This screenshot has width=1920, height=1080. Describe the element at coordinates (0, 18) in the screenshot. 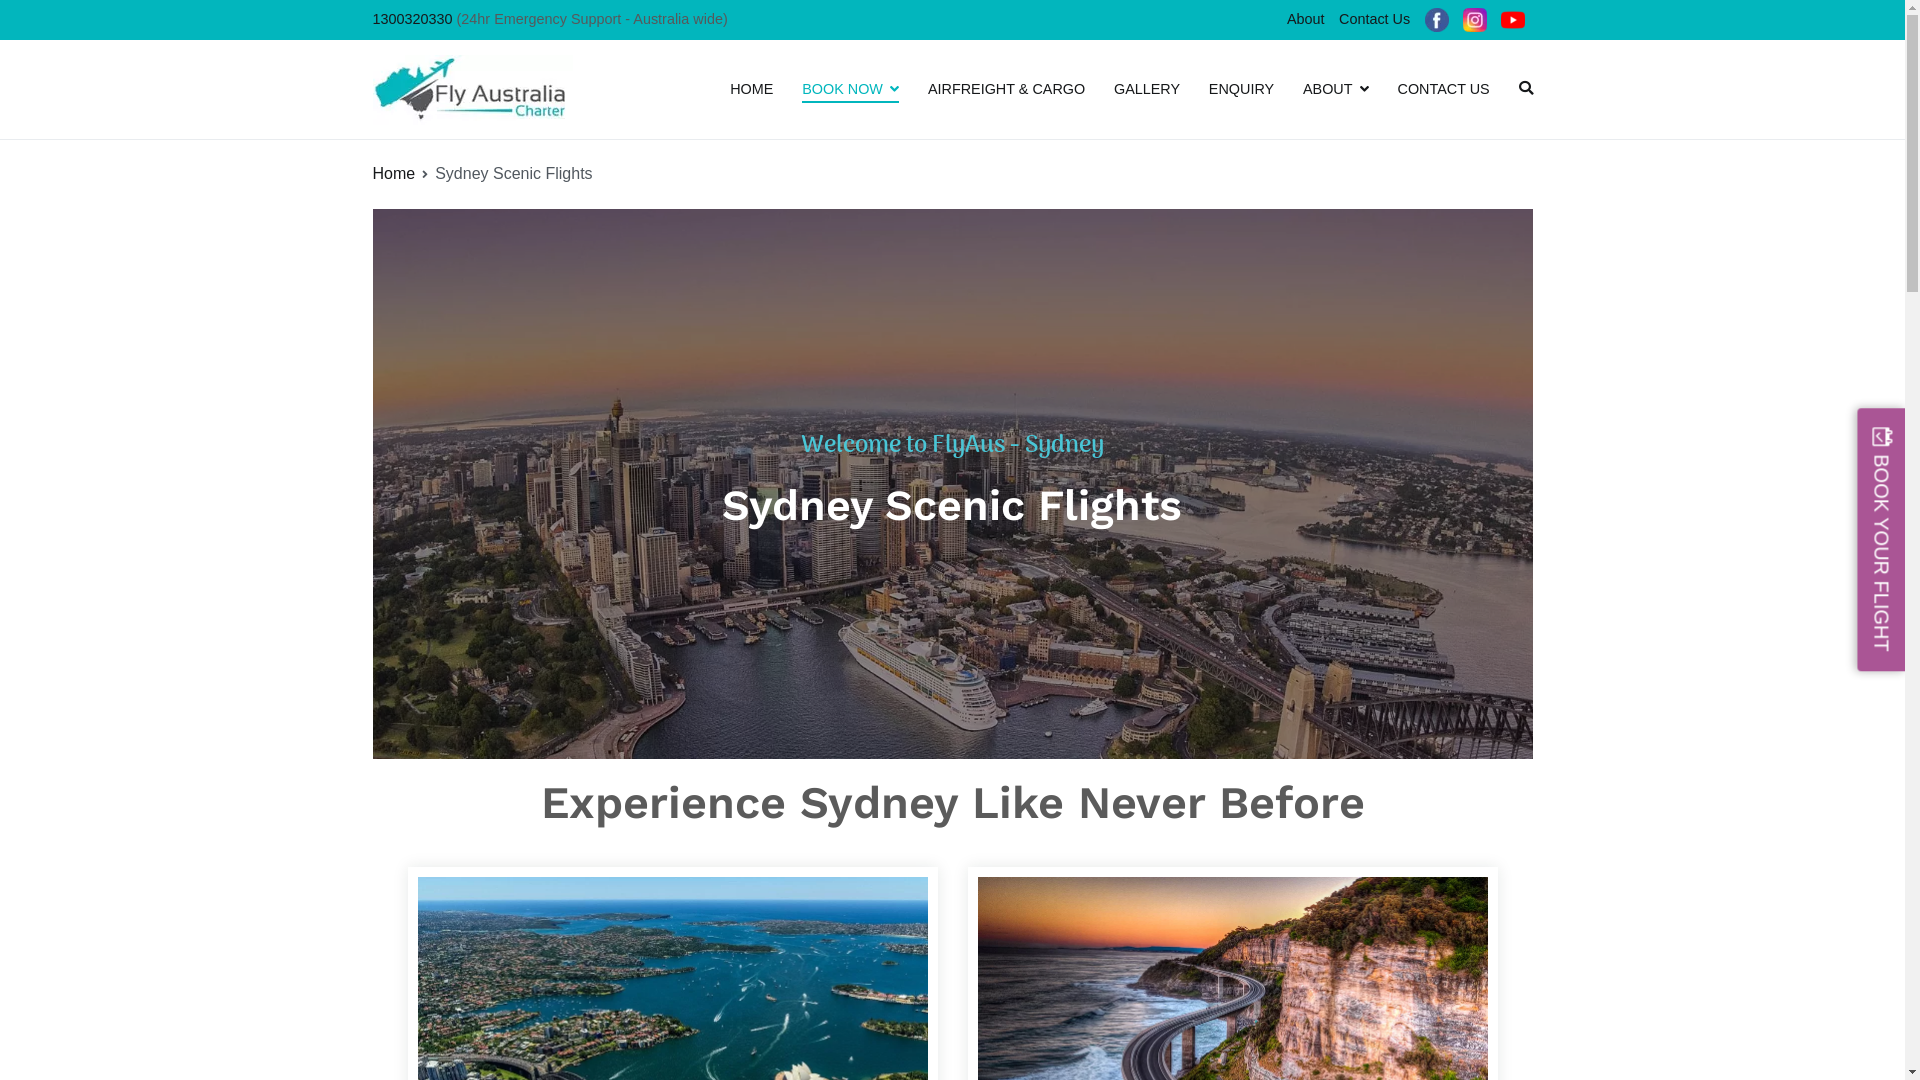

I see `'Search'` at that location.